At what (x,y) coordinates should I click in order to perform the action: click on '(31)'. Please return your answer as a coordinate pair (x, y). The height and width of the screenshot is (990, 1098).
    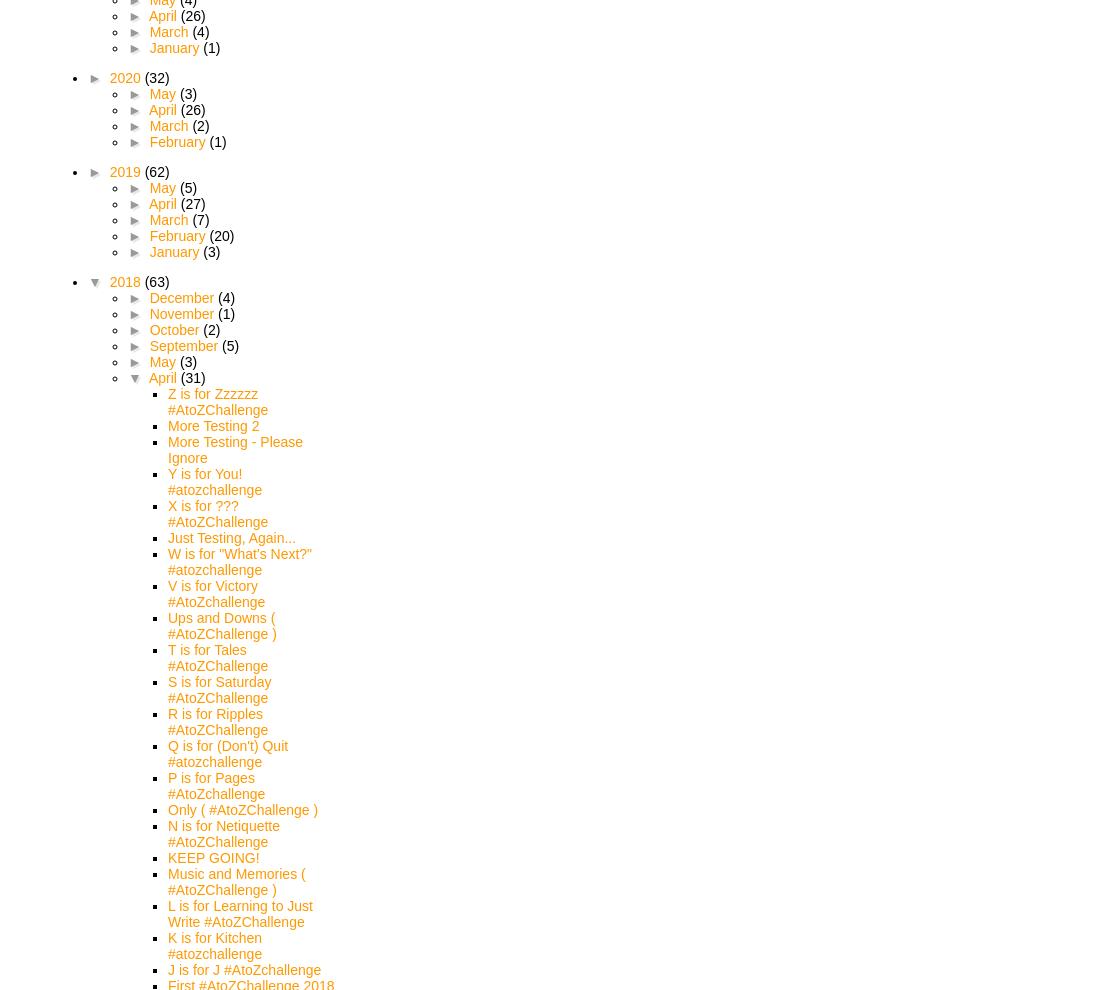
    Looking at the image, I should click on (191, 377).